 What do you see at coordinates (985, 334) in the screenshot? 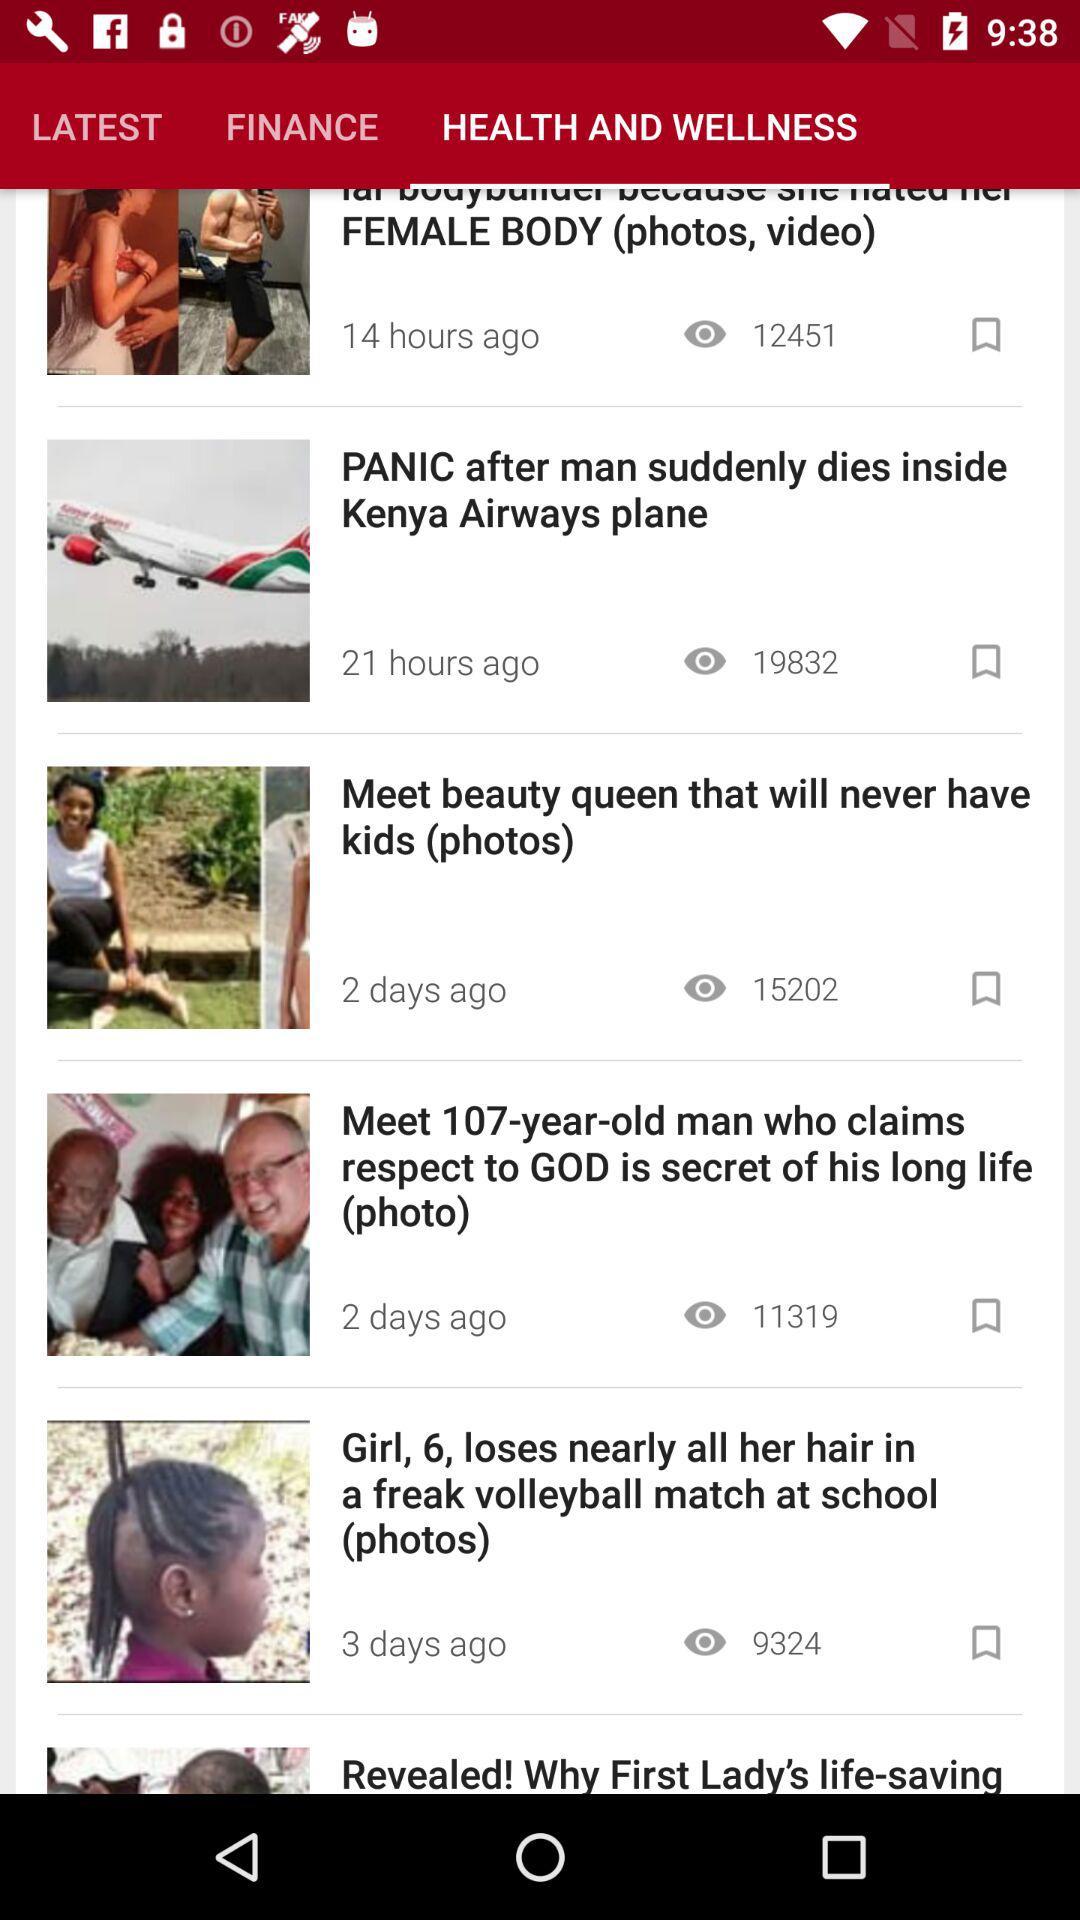
I see `bookmark first article` at bounding box center [985, 334].